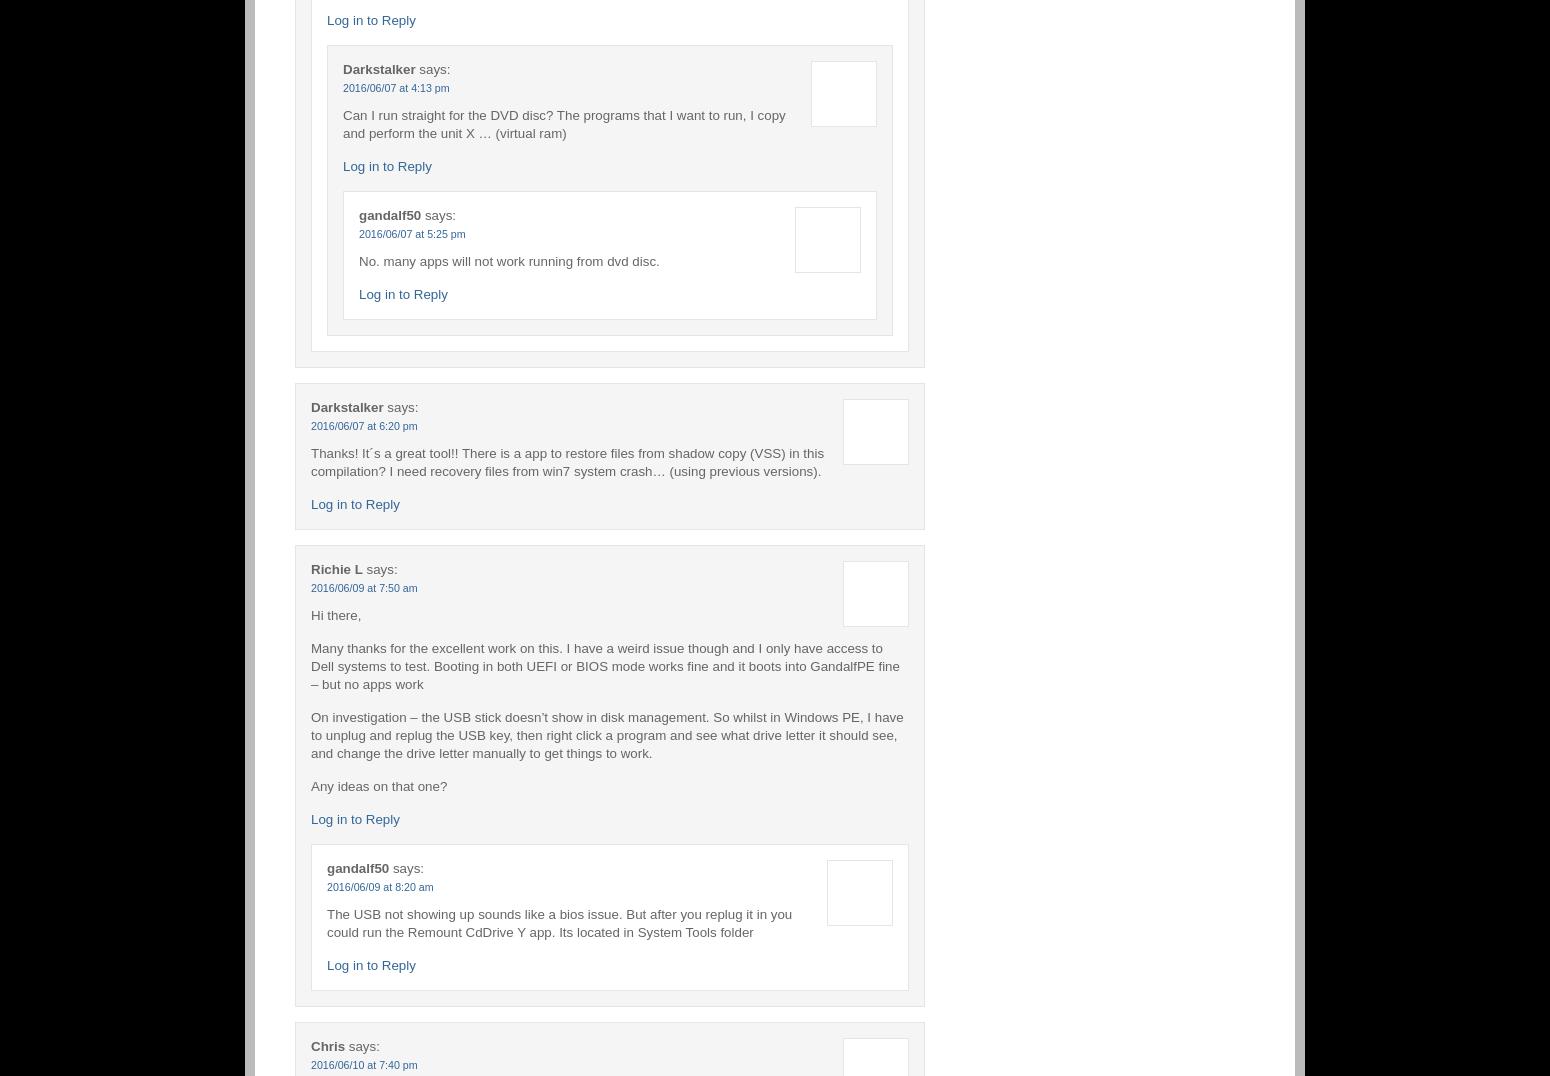 This screenshot has width=1550, height=1076. Describe the element at coordinates (362, 425) in the screenshot. I see `'2016/06/07 at 6:20 pm'` at that location.